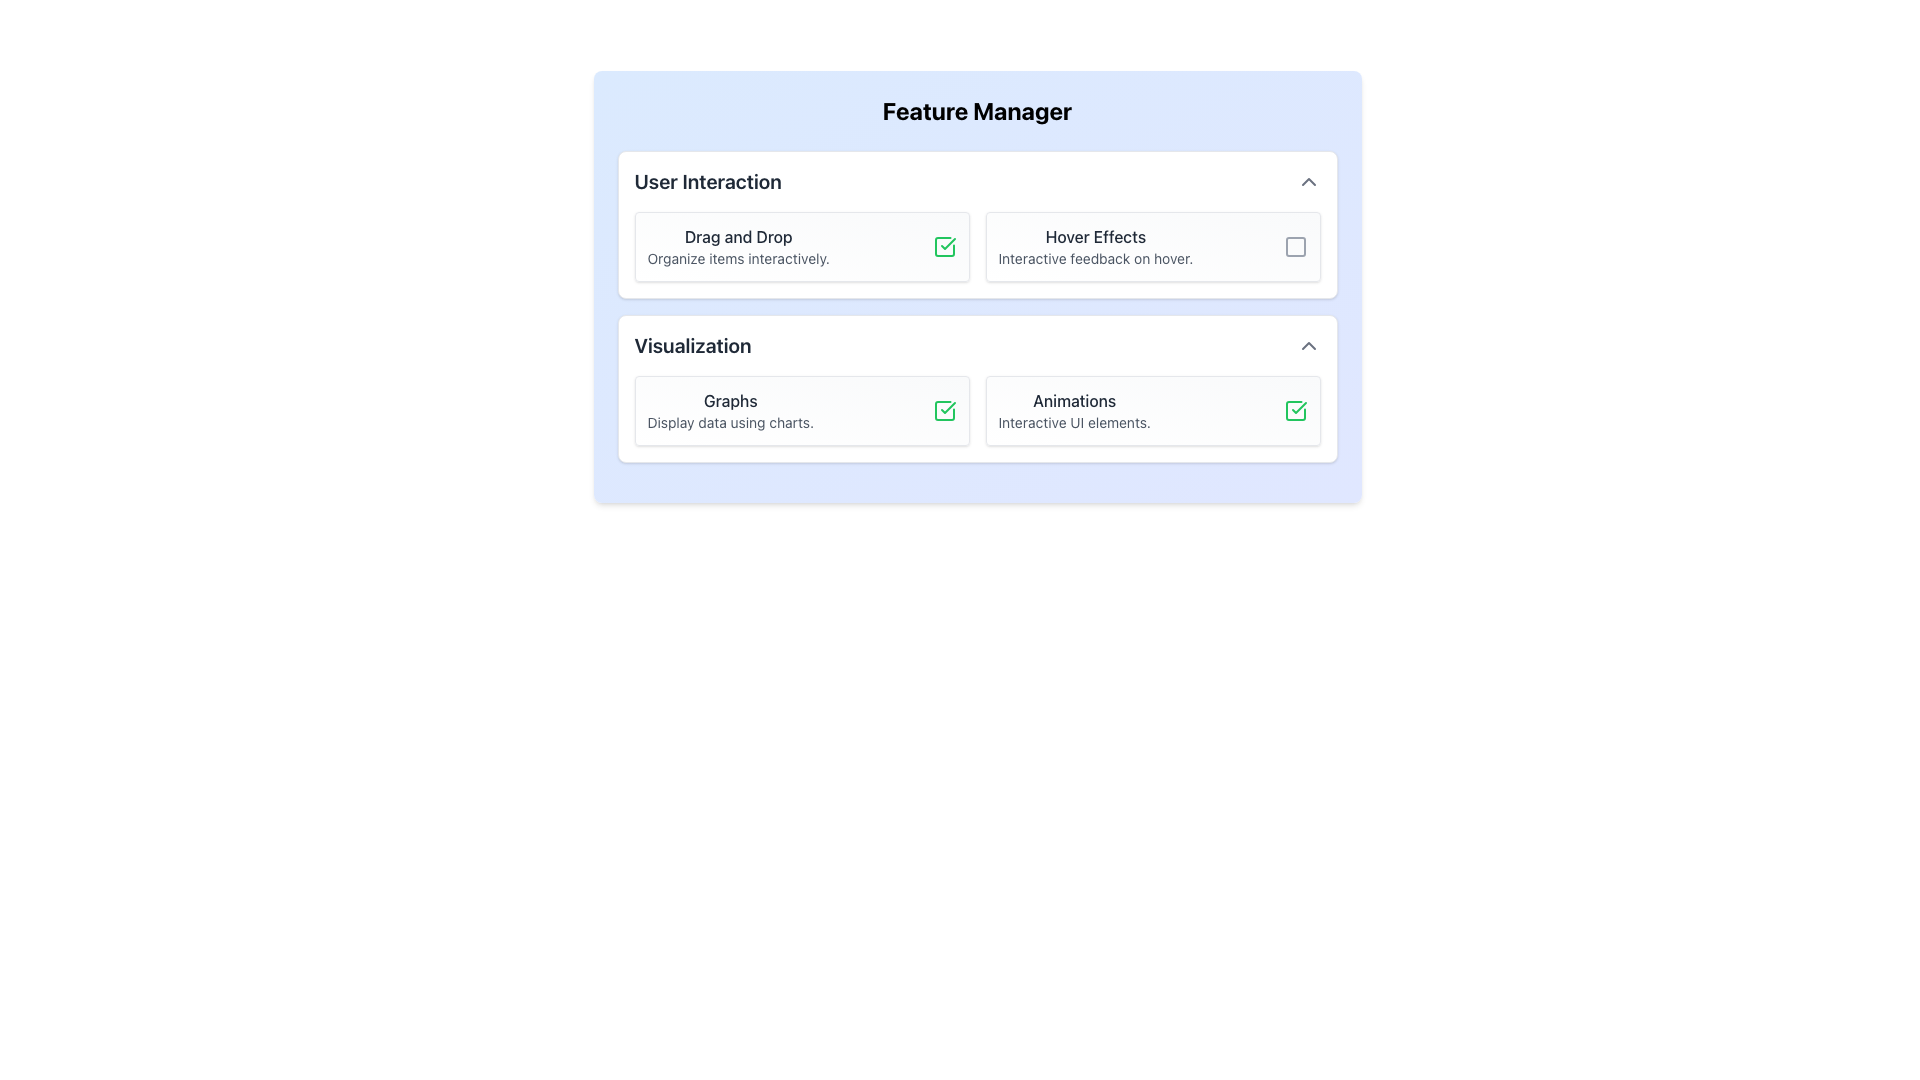 The height and width of the screenshot is (1080, 1920). I want to click on text content 'Drag and Drop' which is styled in bold and medium font weight, located in the top-left quadrant of the 'User Interaction' section in the 'Feature Manager' interface, so click(737, 235).